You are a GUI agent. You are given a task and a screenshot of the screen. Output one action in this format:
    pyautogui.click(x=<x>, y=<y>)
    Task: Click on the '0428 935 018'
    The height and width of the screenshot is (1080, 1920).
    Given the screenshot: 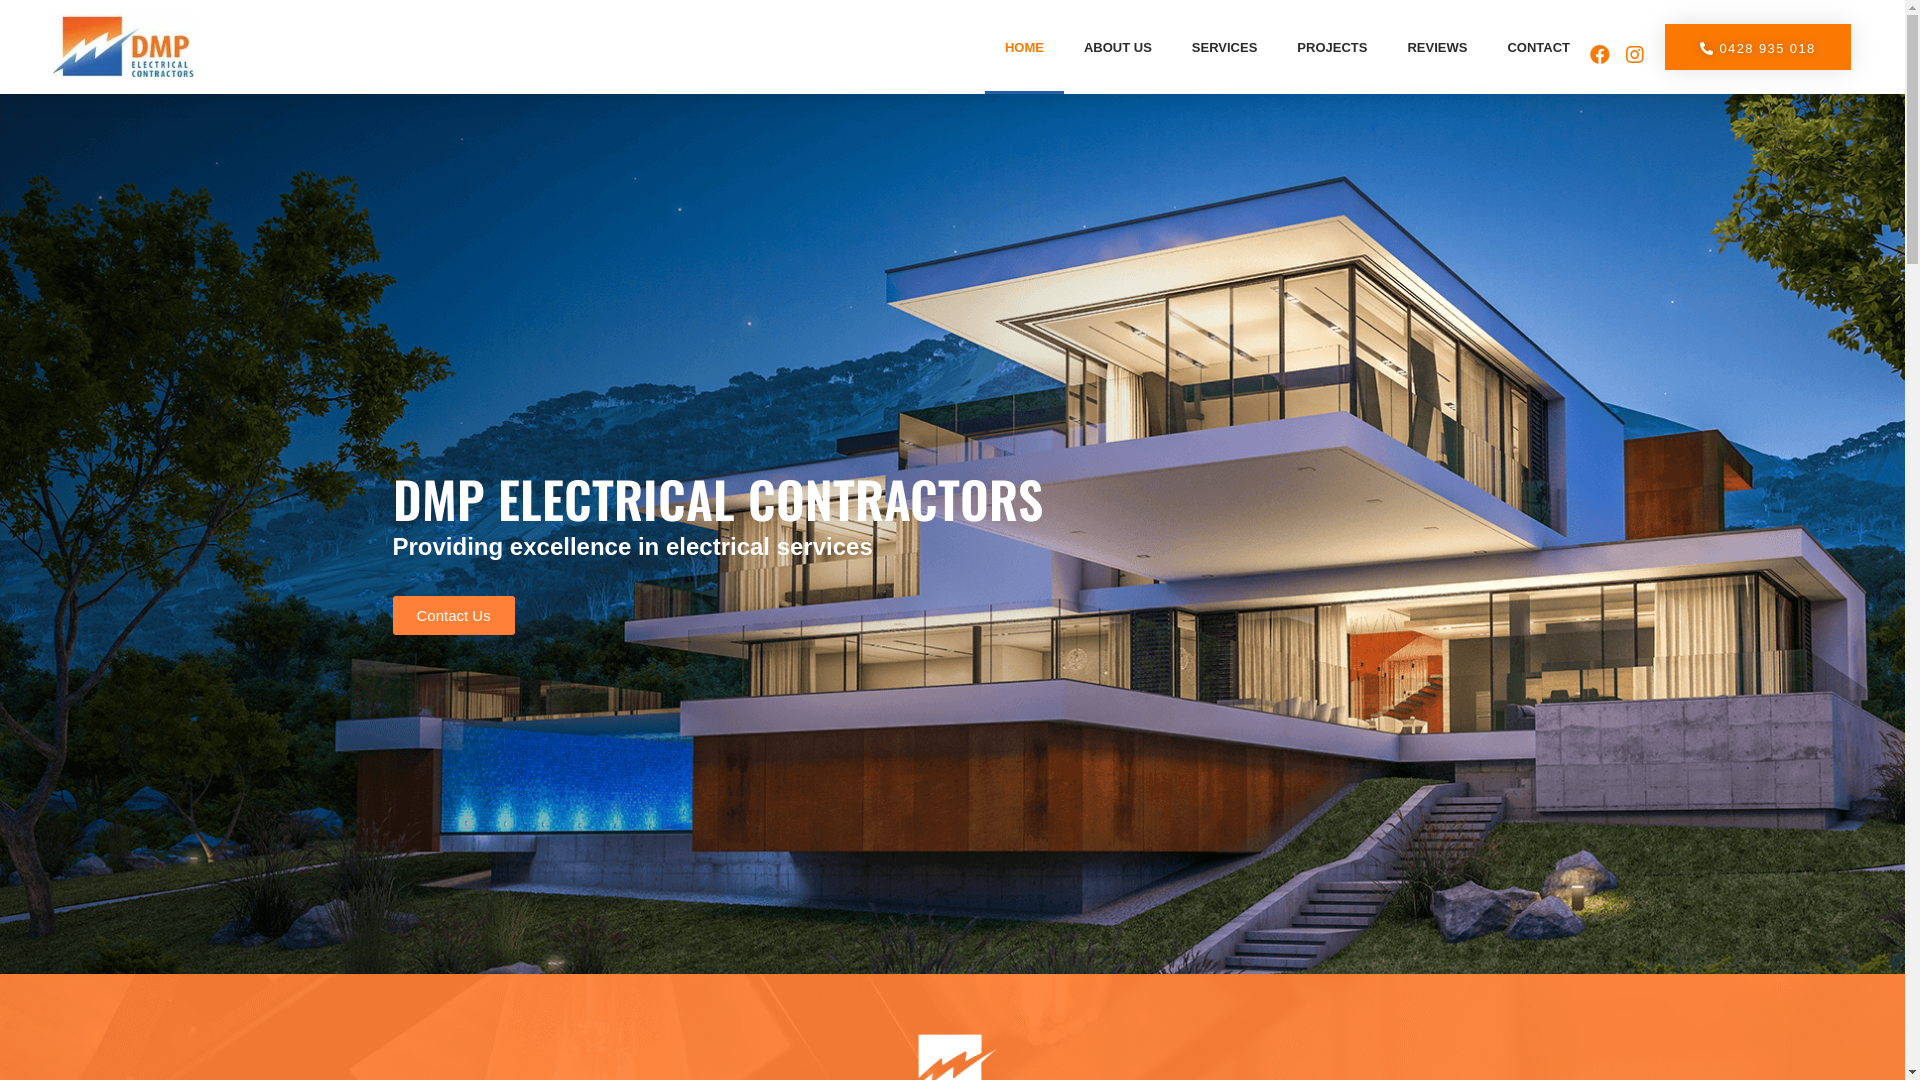 What is the action you would take?
    pyautogui.click(x=1756, y=45)
    